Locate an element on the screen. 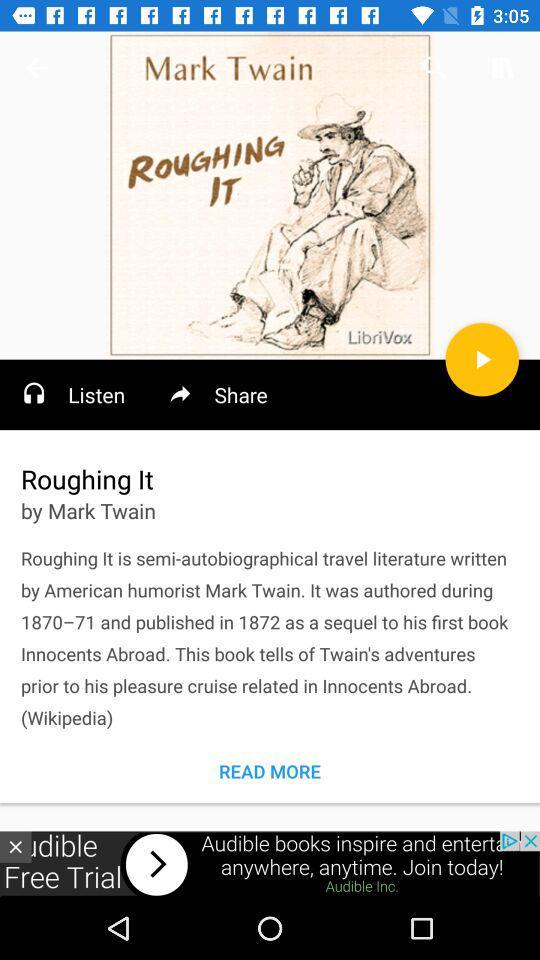 This screenshot has width=540, height=960. the close icon is located at coordinates (14, 846).